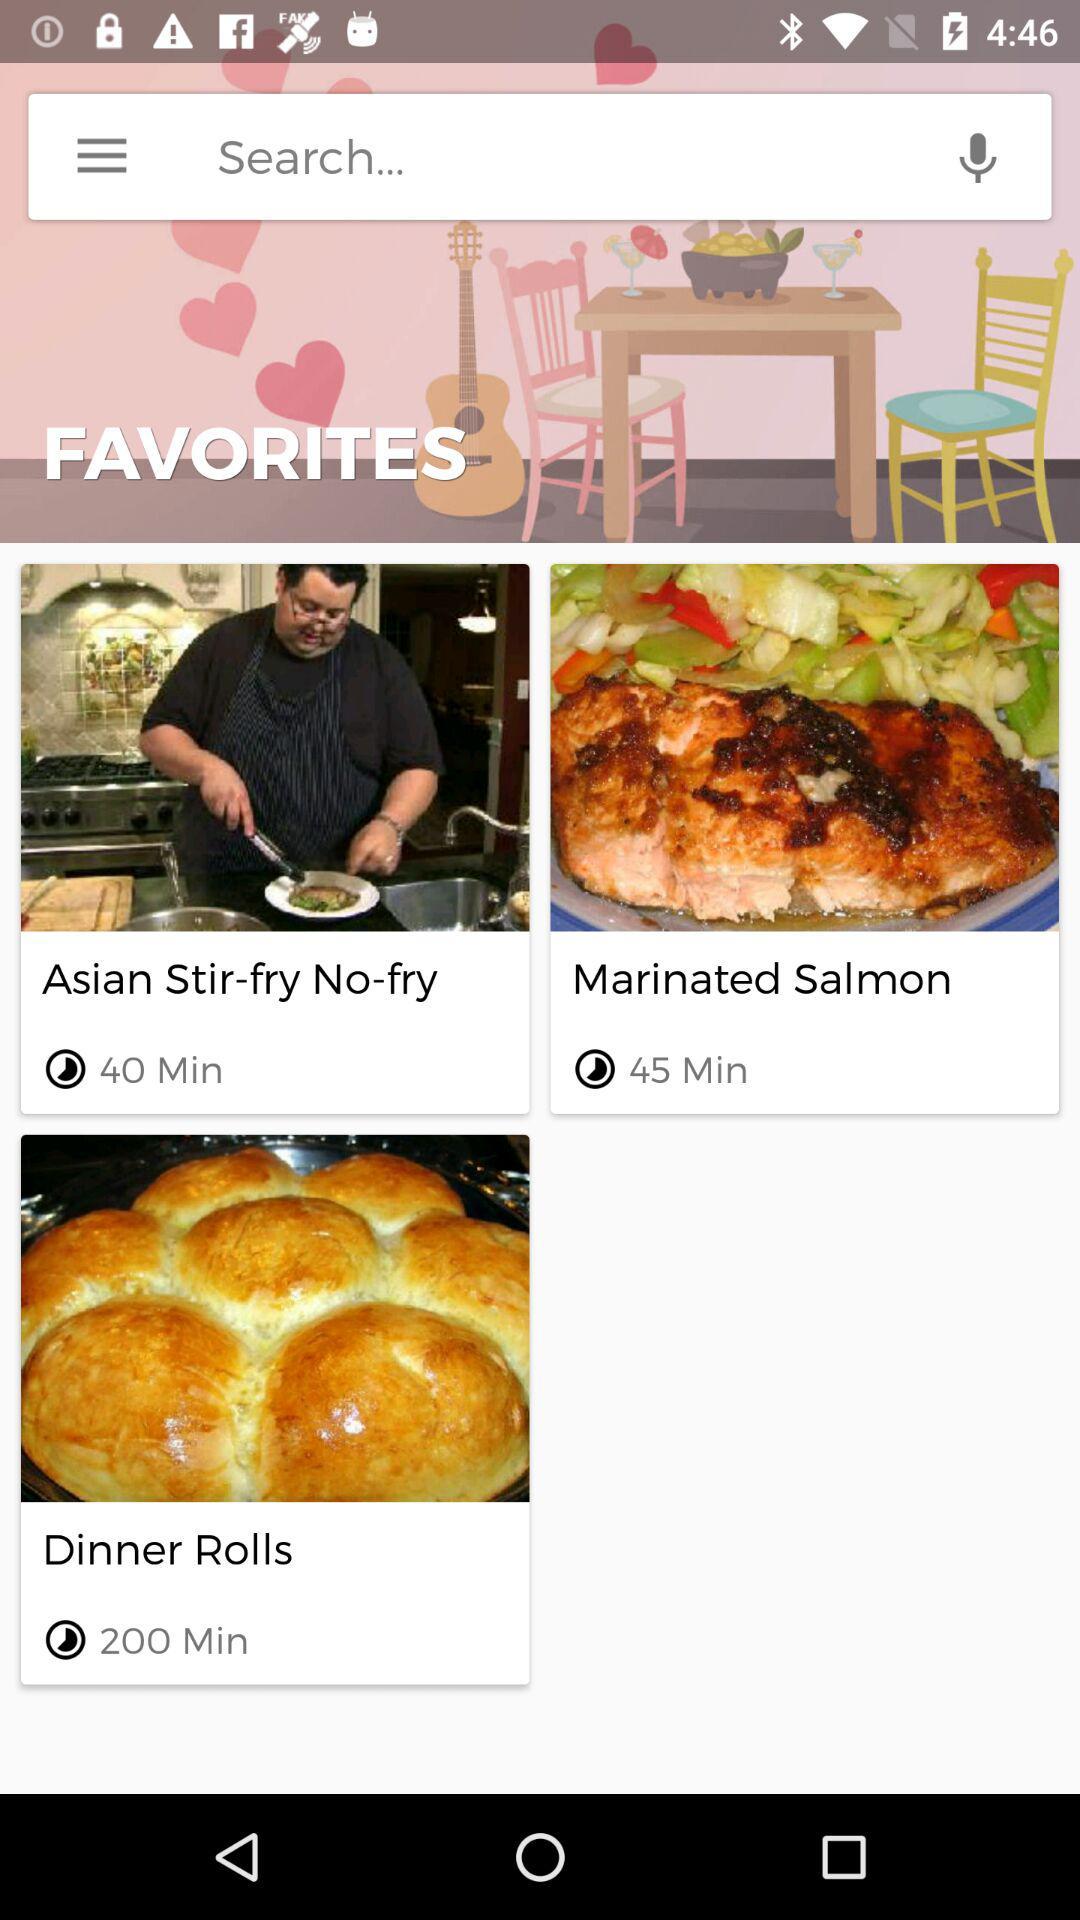 The height and width of the screenshot is (1920, 1080). What do you see at coordinates (977, 155) in the screenshot?
I see `use voice enabled search option` at bounding box center [977, 155].